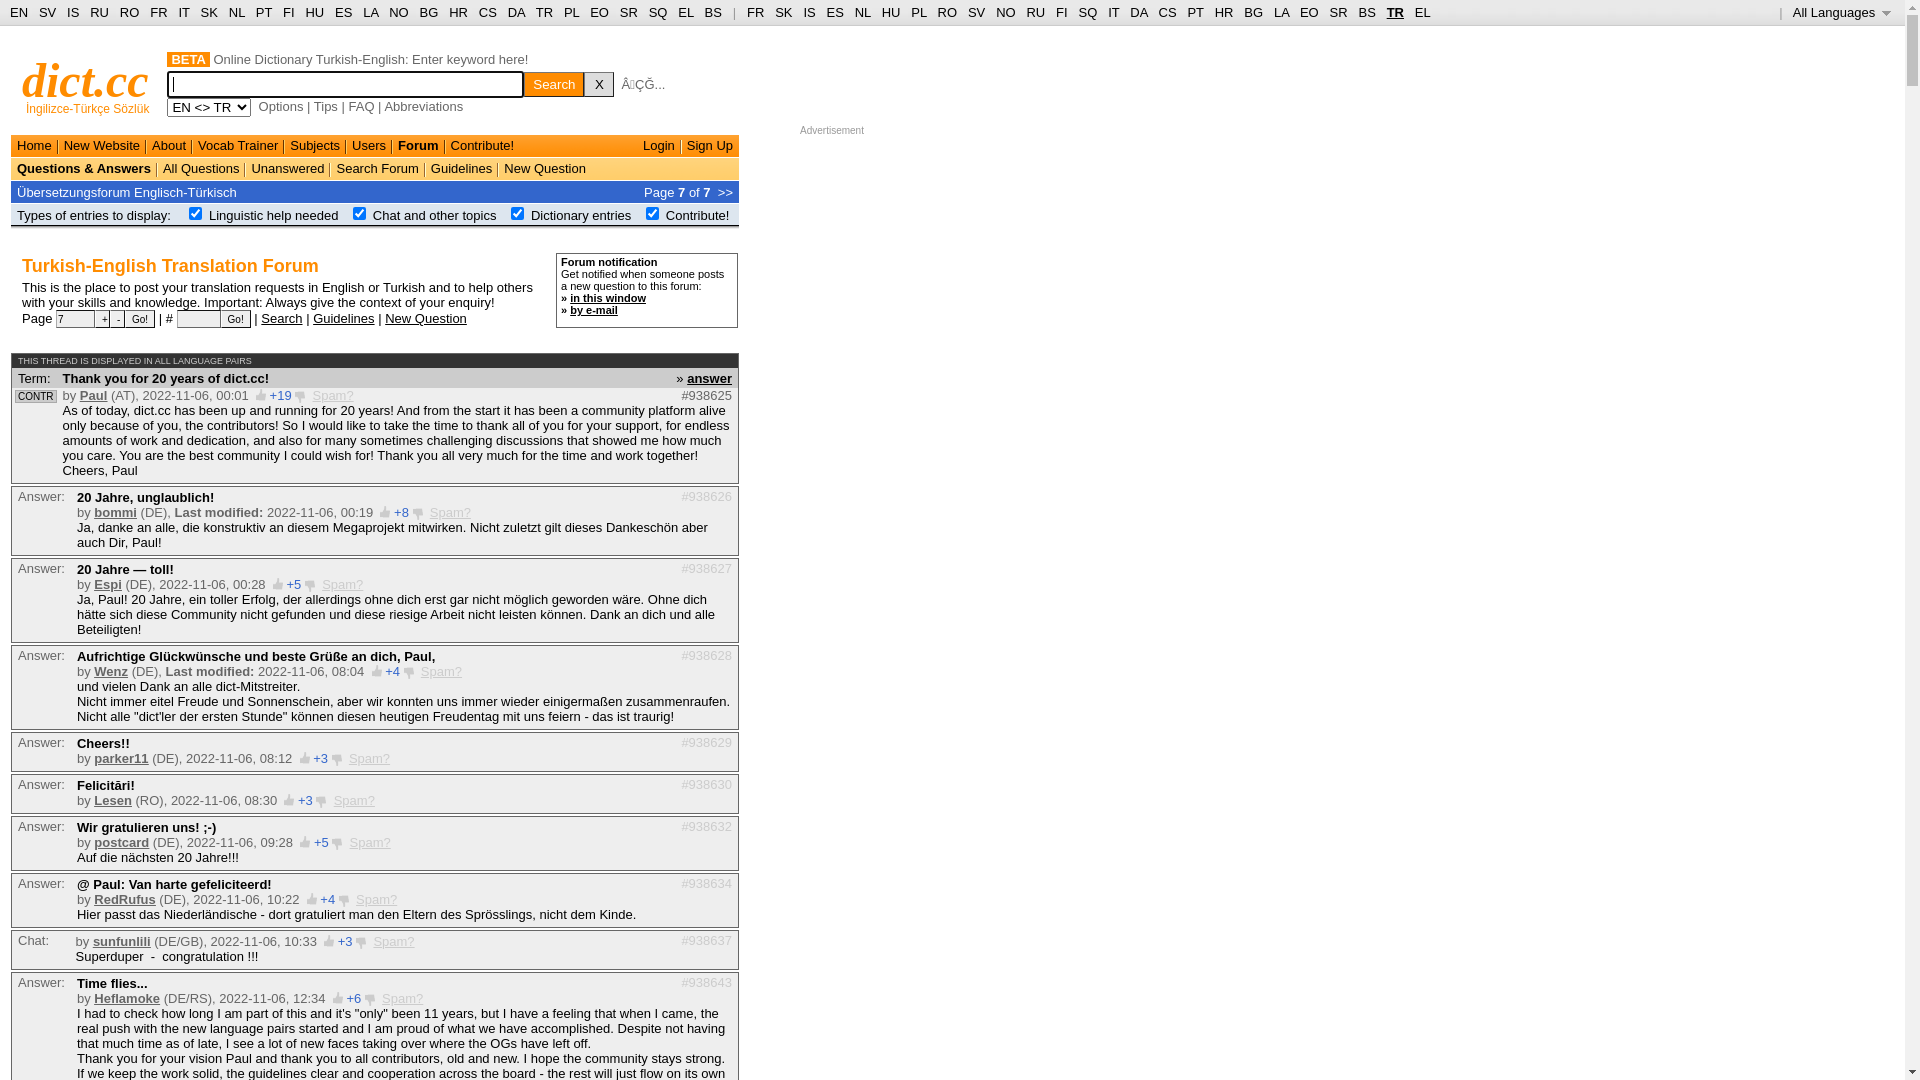  I want to click on 'Heflamoke', so click(125, 998).